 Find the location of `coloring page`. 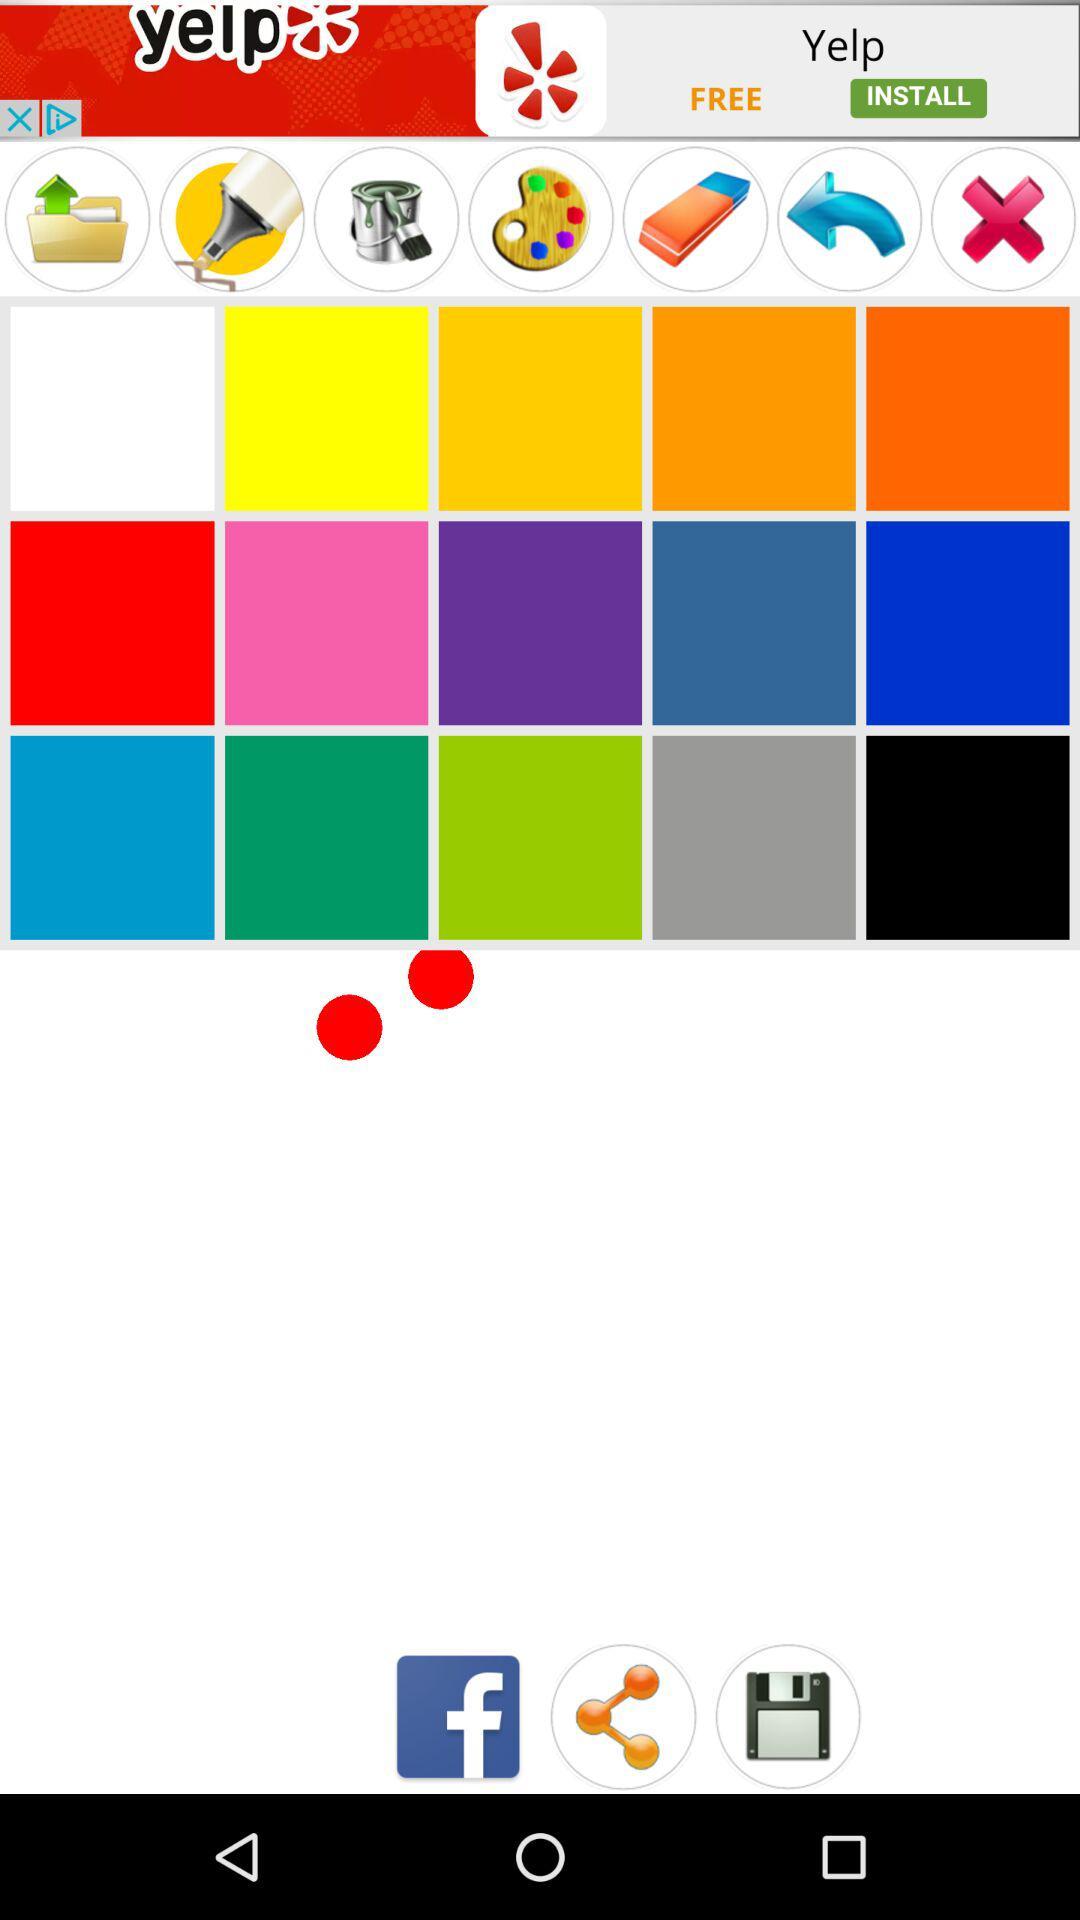

coloring page is located at coordinates (325, 837).